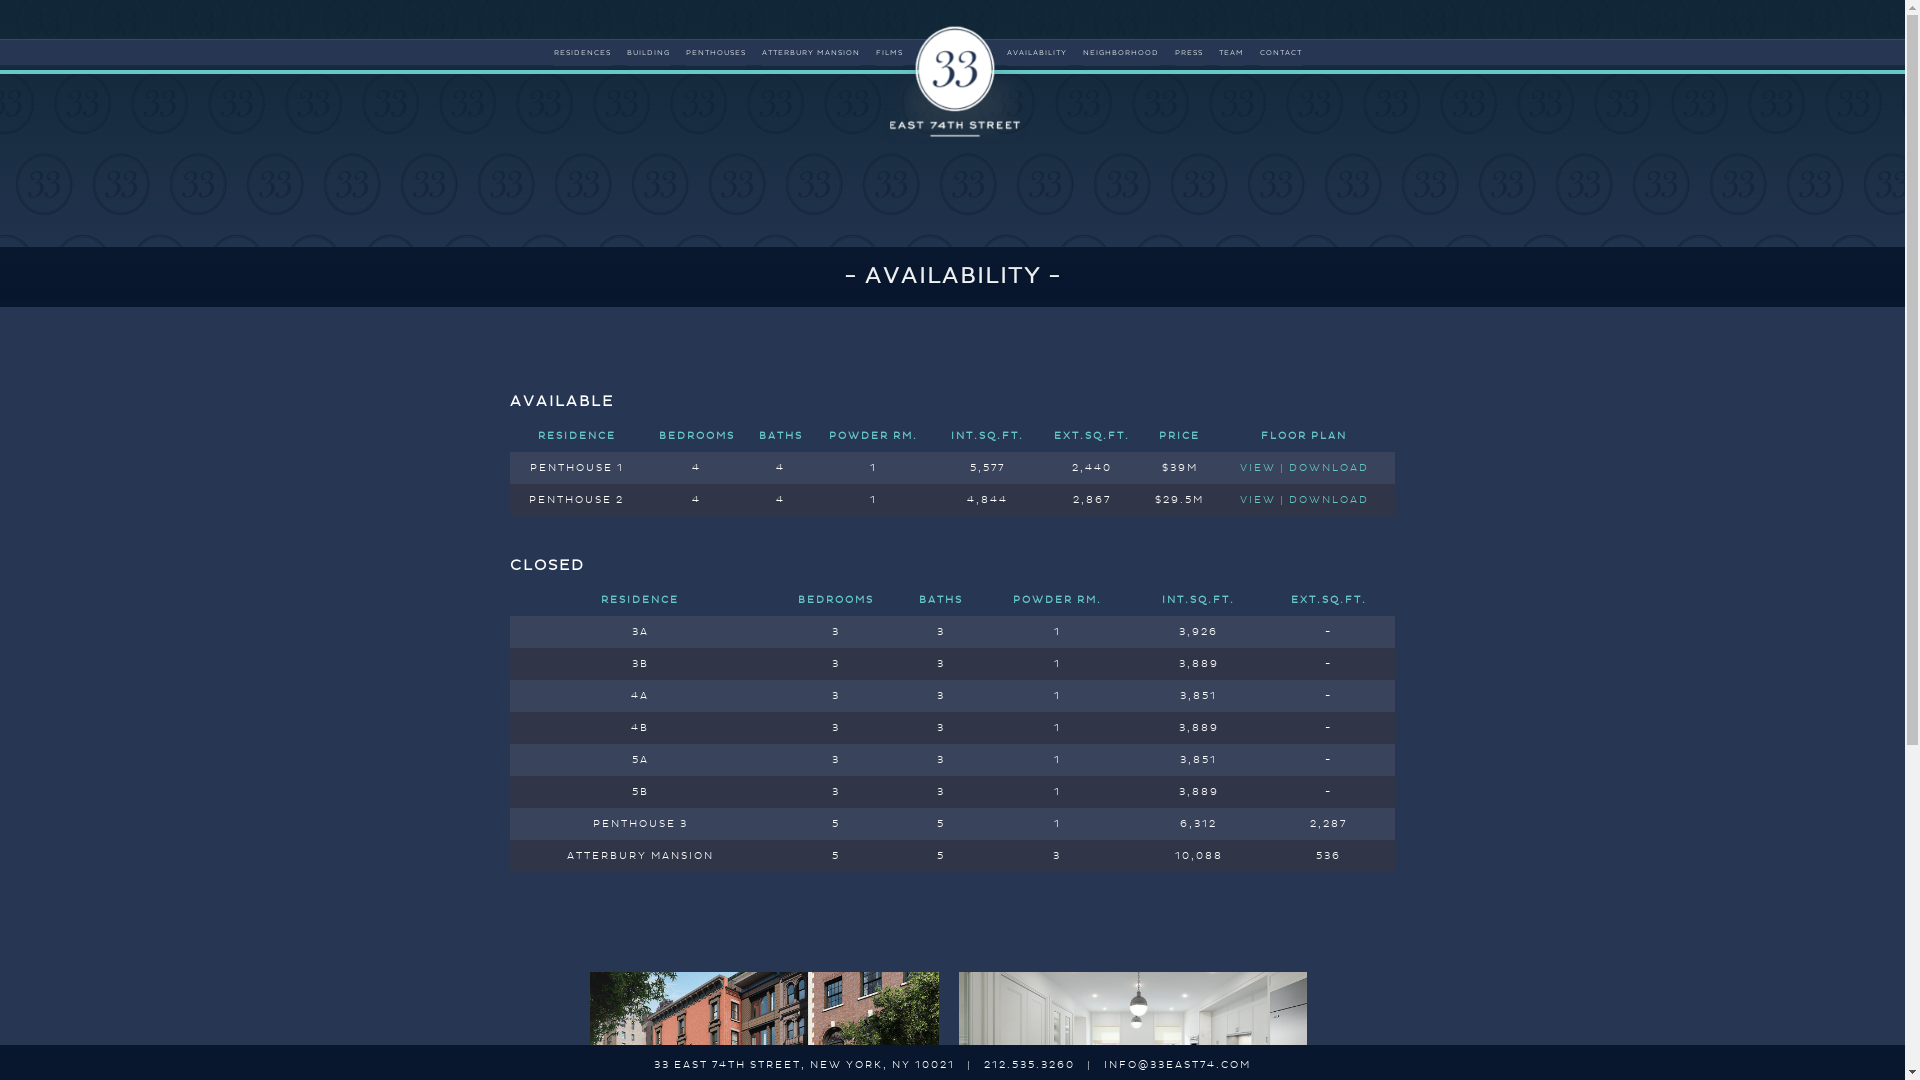  I want to click on 'VIEW', so click(1238, 499).